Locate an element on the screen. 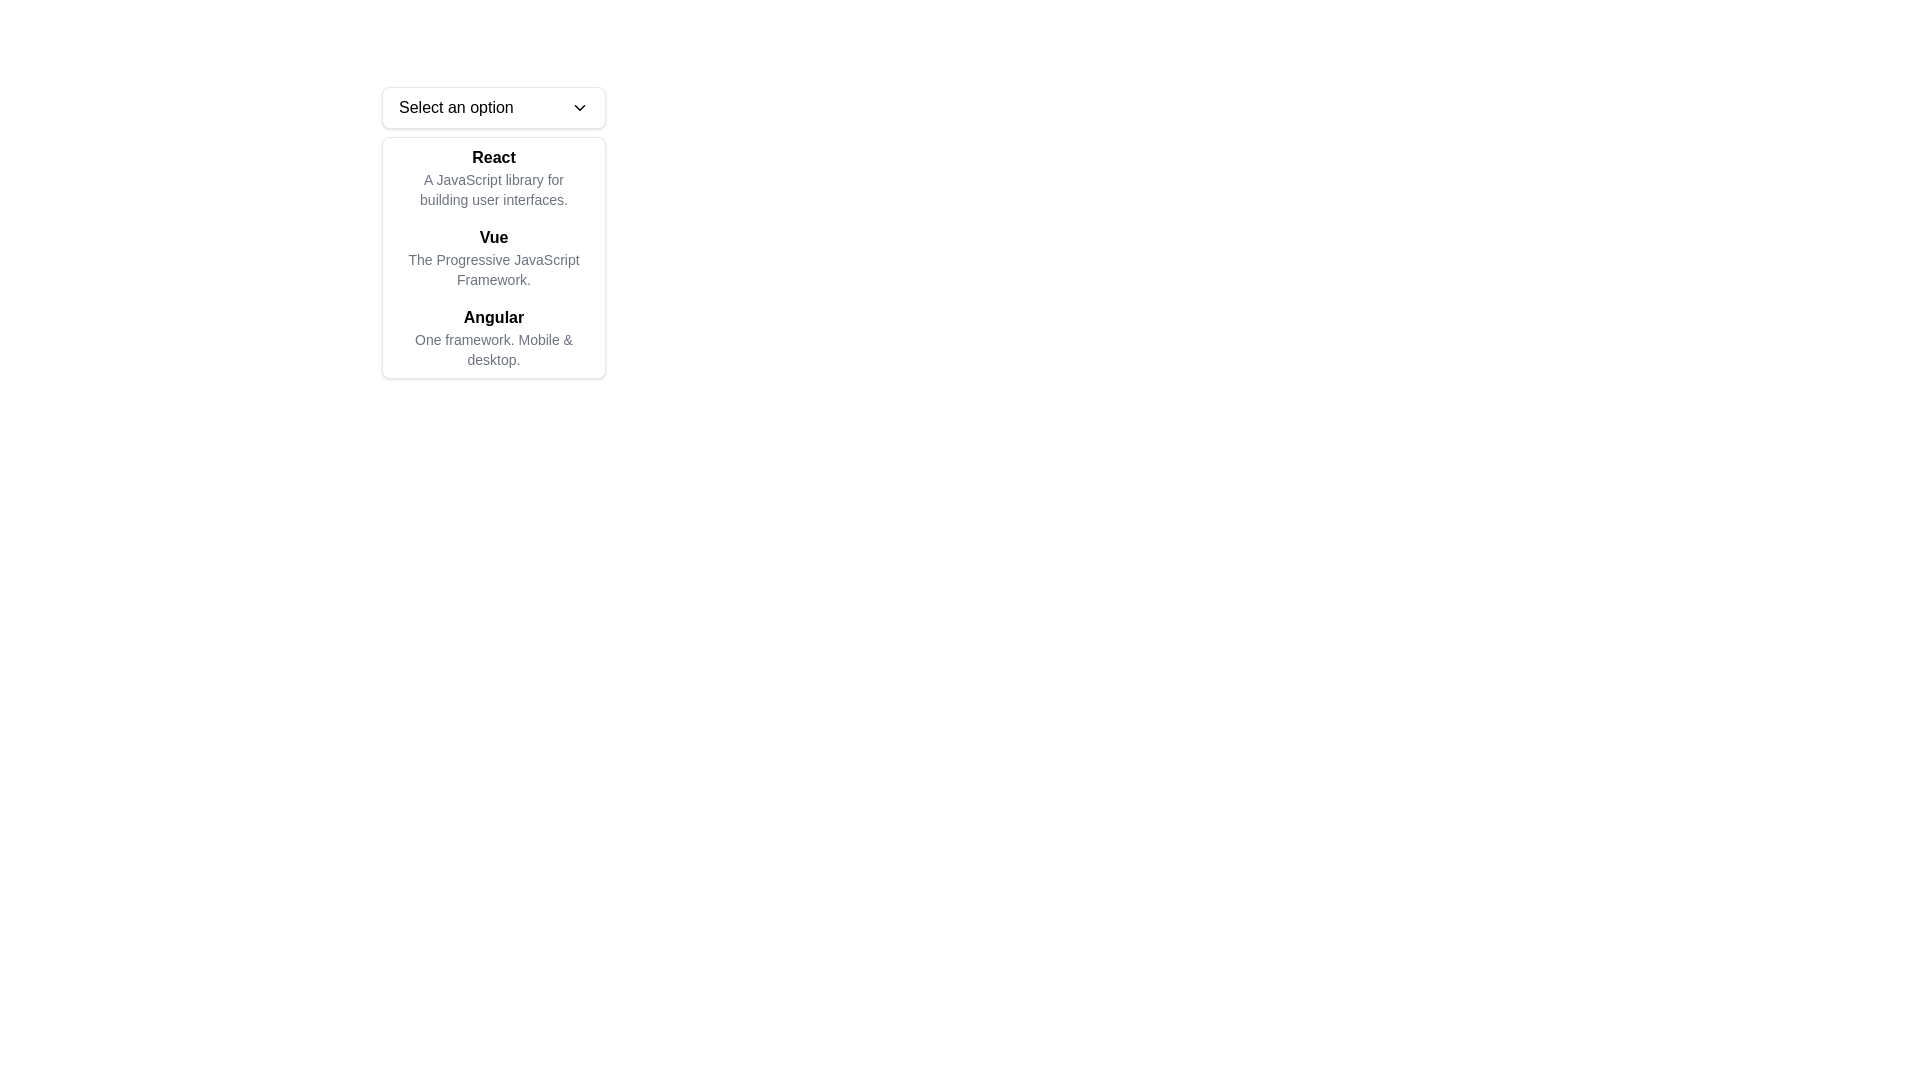  the static text that reads 'A JavaScript library for building user interfaces.' located beneath the 'React' label in the dropdown menu is located at coordinates (494, 189).